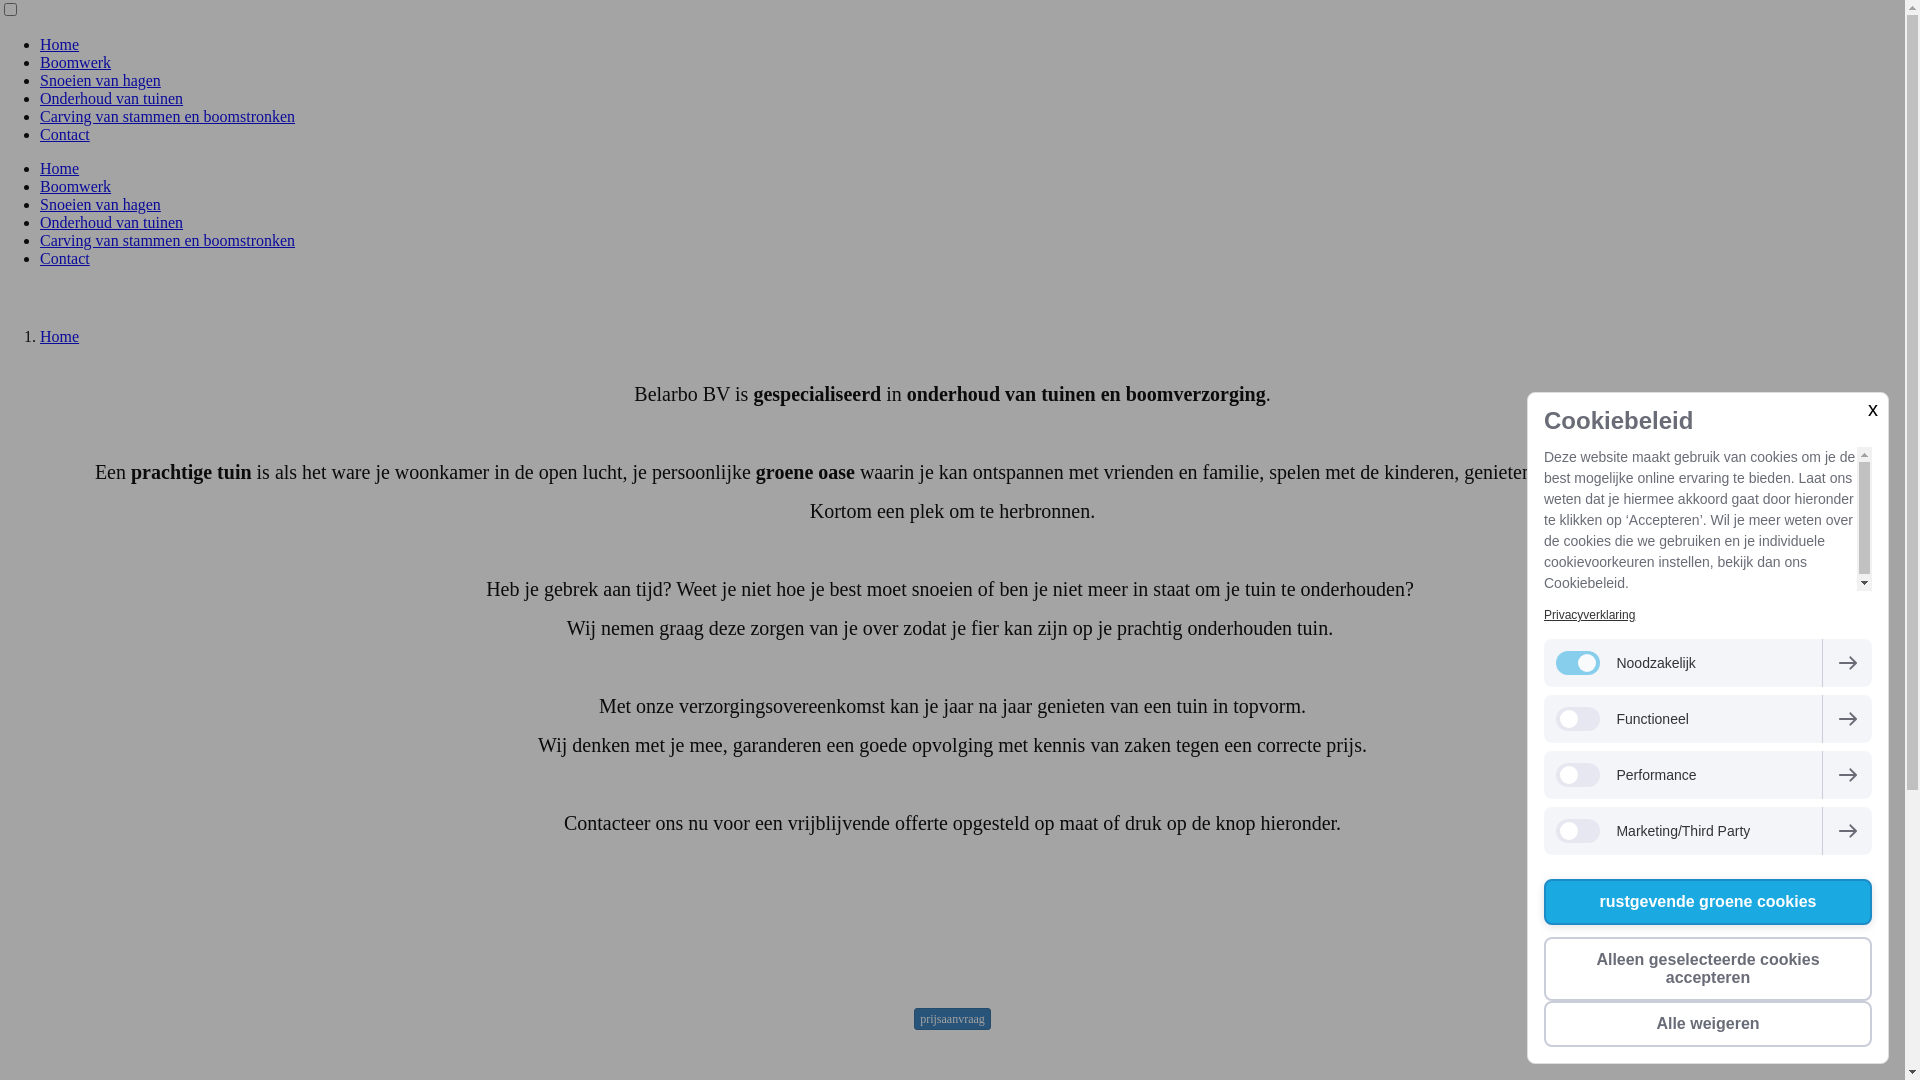 The image size is (1920, 1080). Describe the element at coordinates (951, 1018) in the screenshot. I see `'prijsaanvraag'` at that location.